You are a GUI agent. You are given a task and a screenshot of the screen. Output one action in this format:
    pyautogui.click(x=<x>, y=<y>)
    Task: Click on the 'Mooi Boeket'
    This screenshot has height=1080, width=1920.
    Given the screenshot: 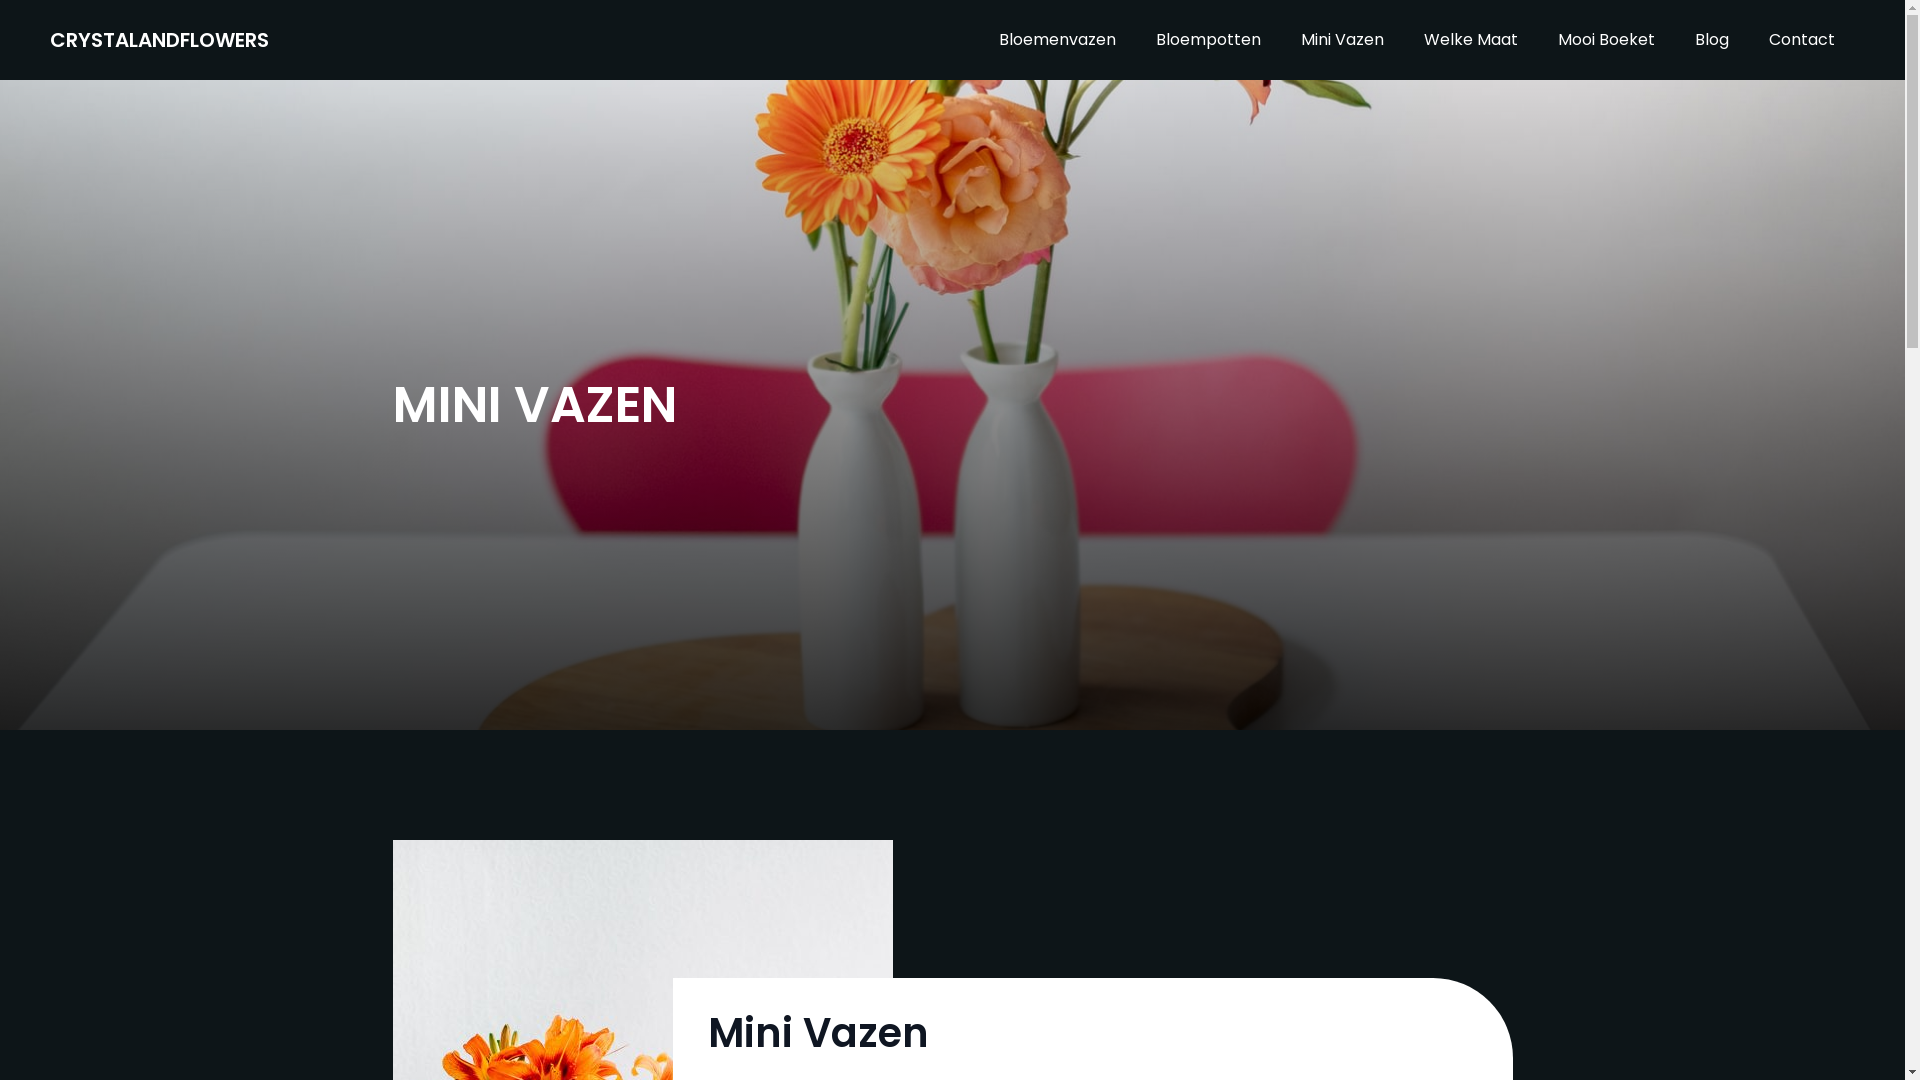 What is the action you would take?
    pyautogui.click(x=1606, y=39)
    